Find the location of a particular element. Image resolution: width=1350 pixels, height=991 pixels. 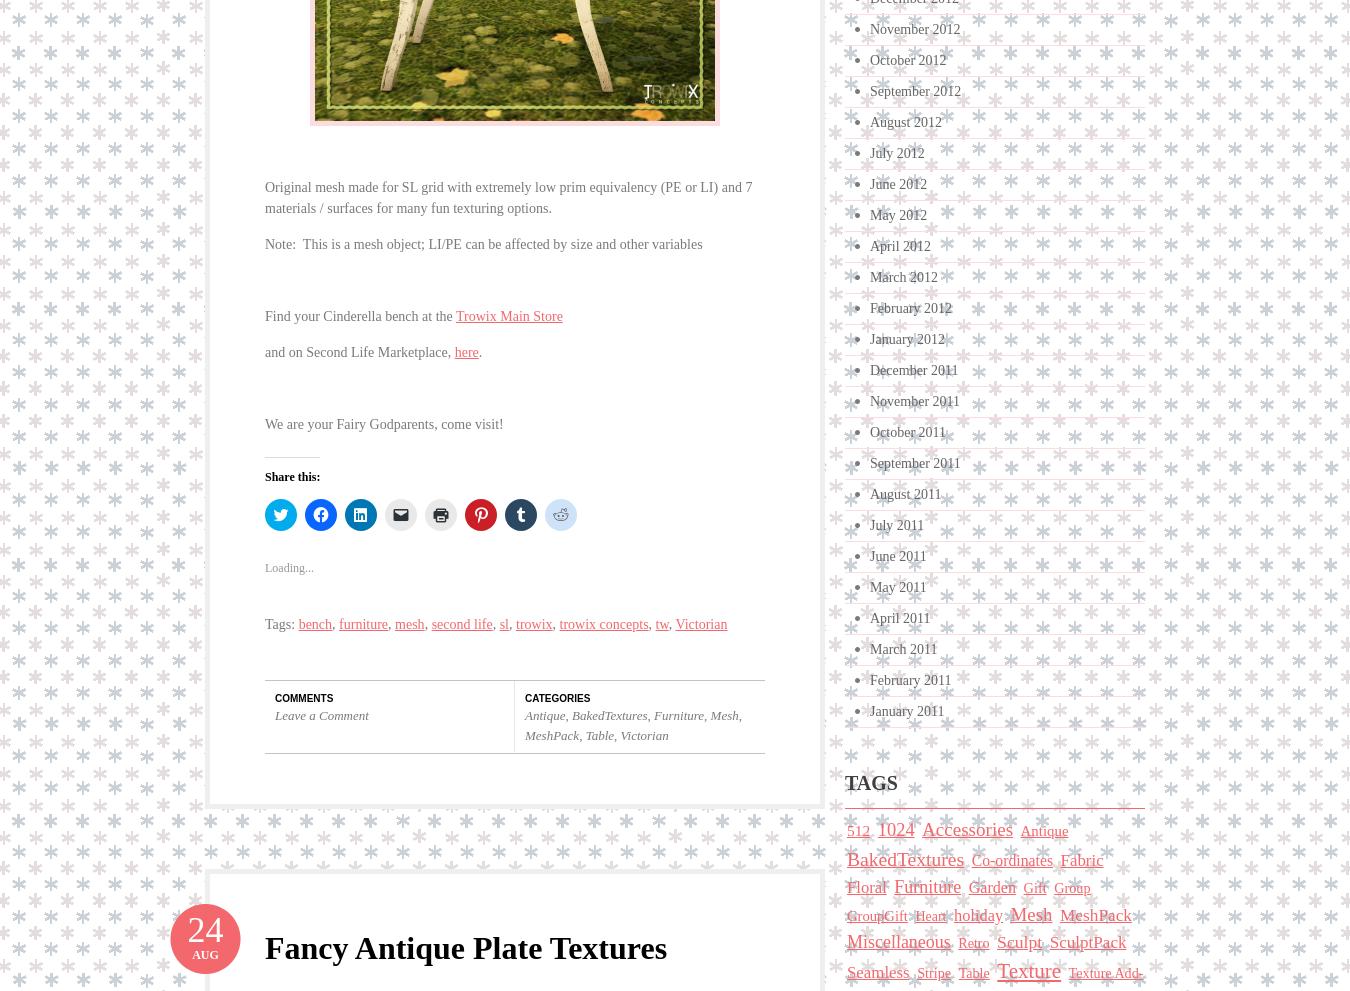

'April 2011' is located at coordinates (900, 618).